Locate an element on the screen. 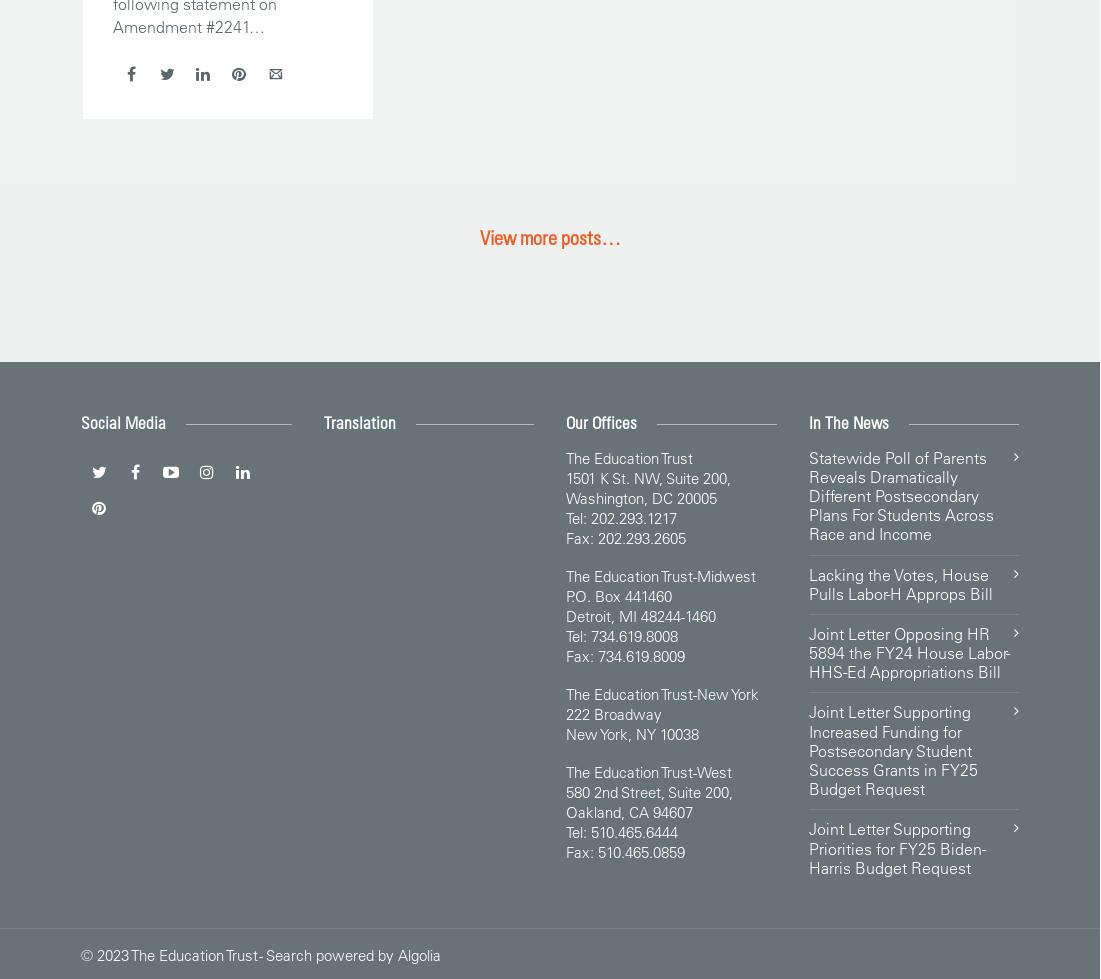 The width and height of the screenshot is (1101, 979). '222 Broadway' is located at coordinates (613, 712).